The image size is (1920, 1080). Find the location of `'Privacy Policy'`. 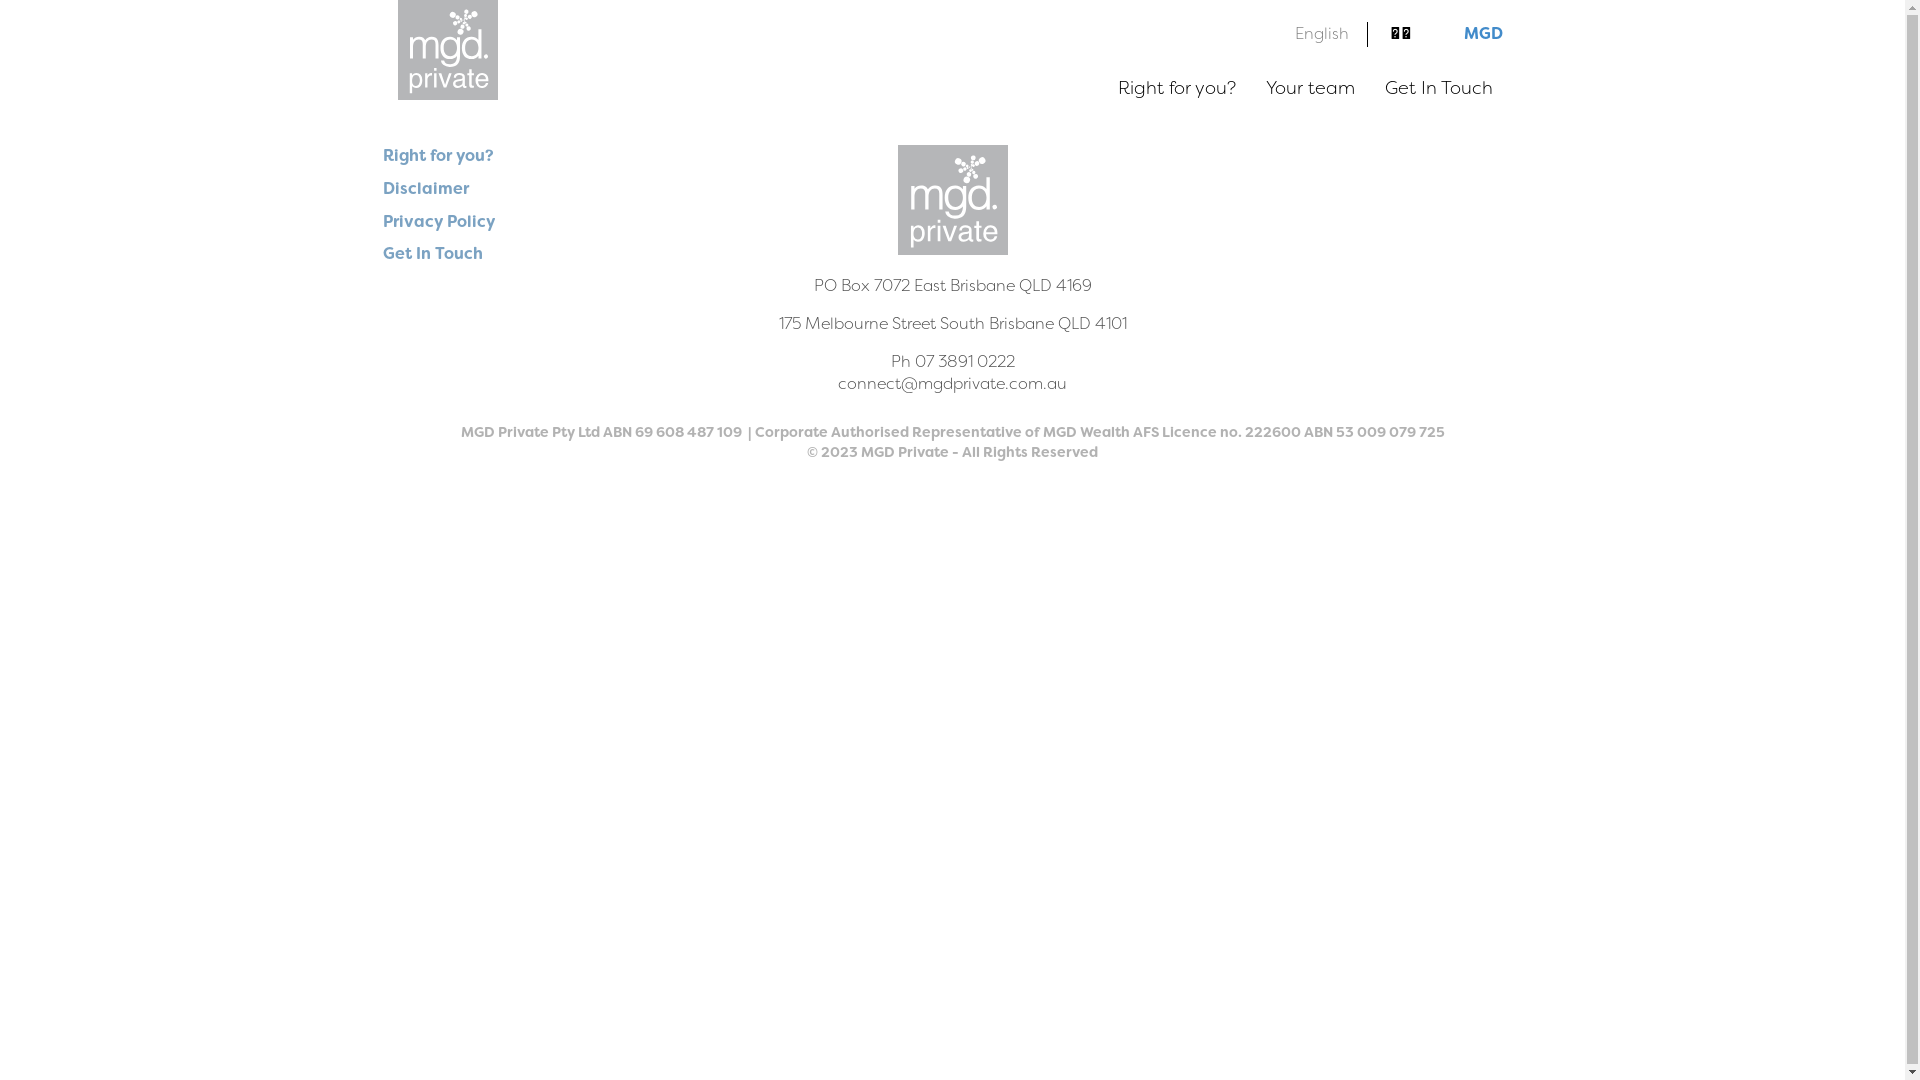

'Privacy Policy' is located at coordinates (436, 221).